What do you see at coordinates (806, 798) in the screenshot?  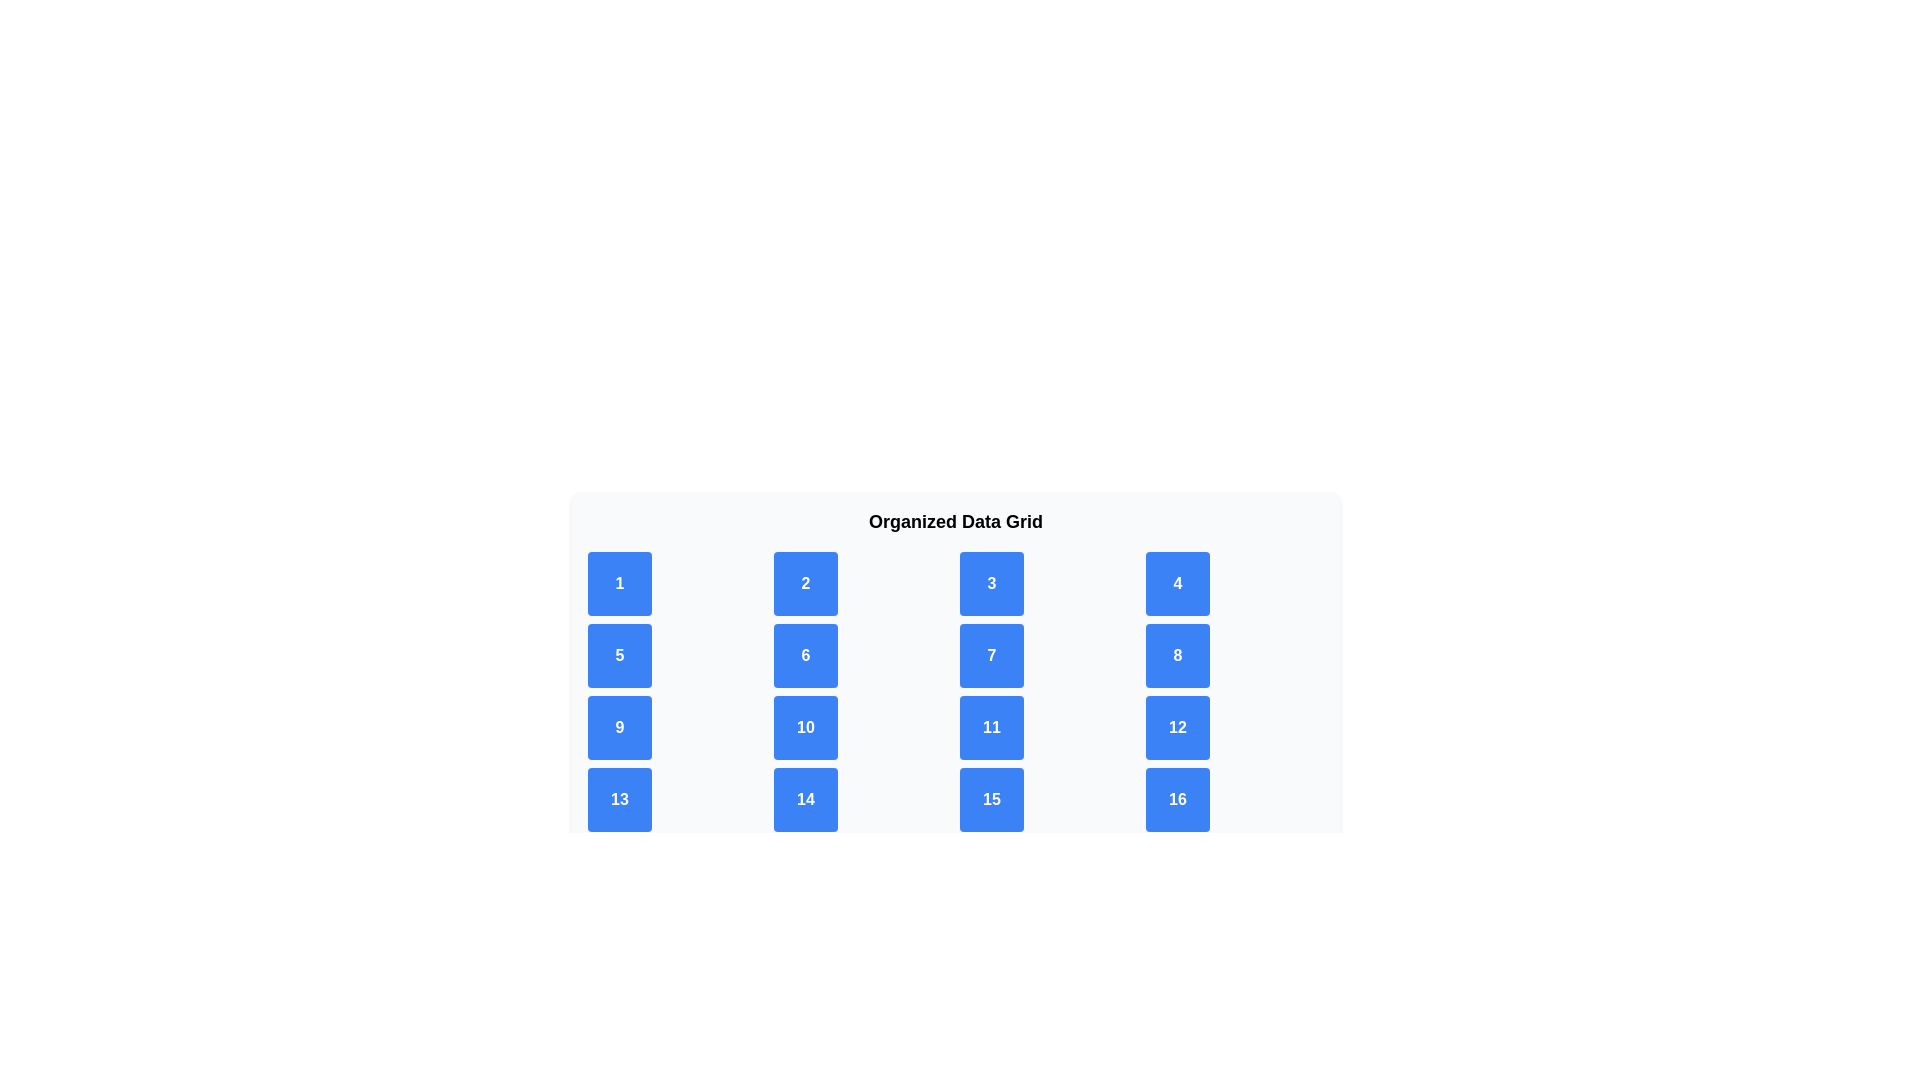 I see `the button labeled '14' located in the fourth row and second column of a 4x4 grid layout` at bounding box center [806, 798].